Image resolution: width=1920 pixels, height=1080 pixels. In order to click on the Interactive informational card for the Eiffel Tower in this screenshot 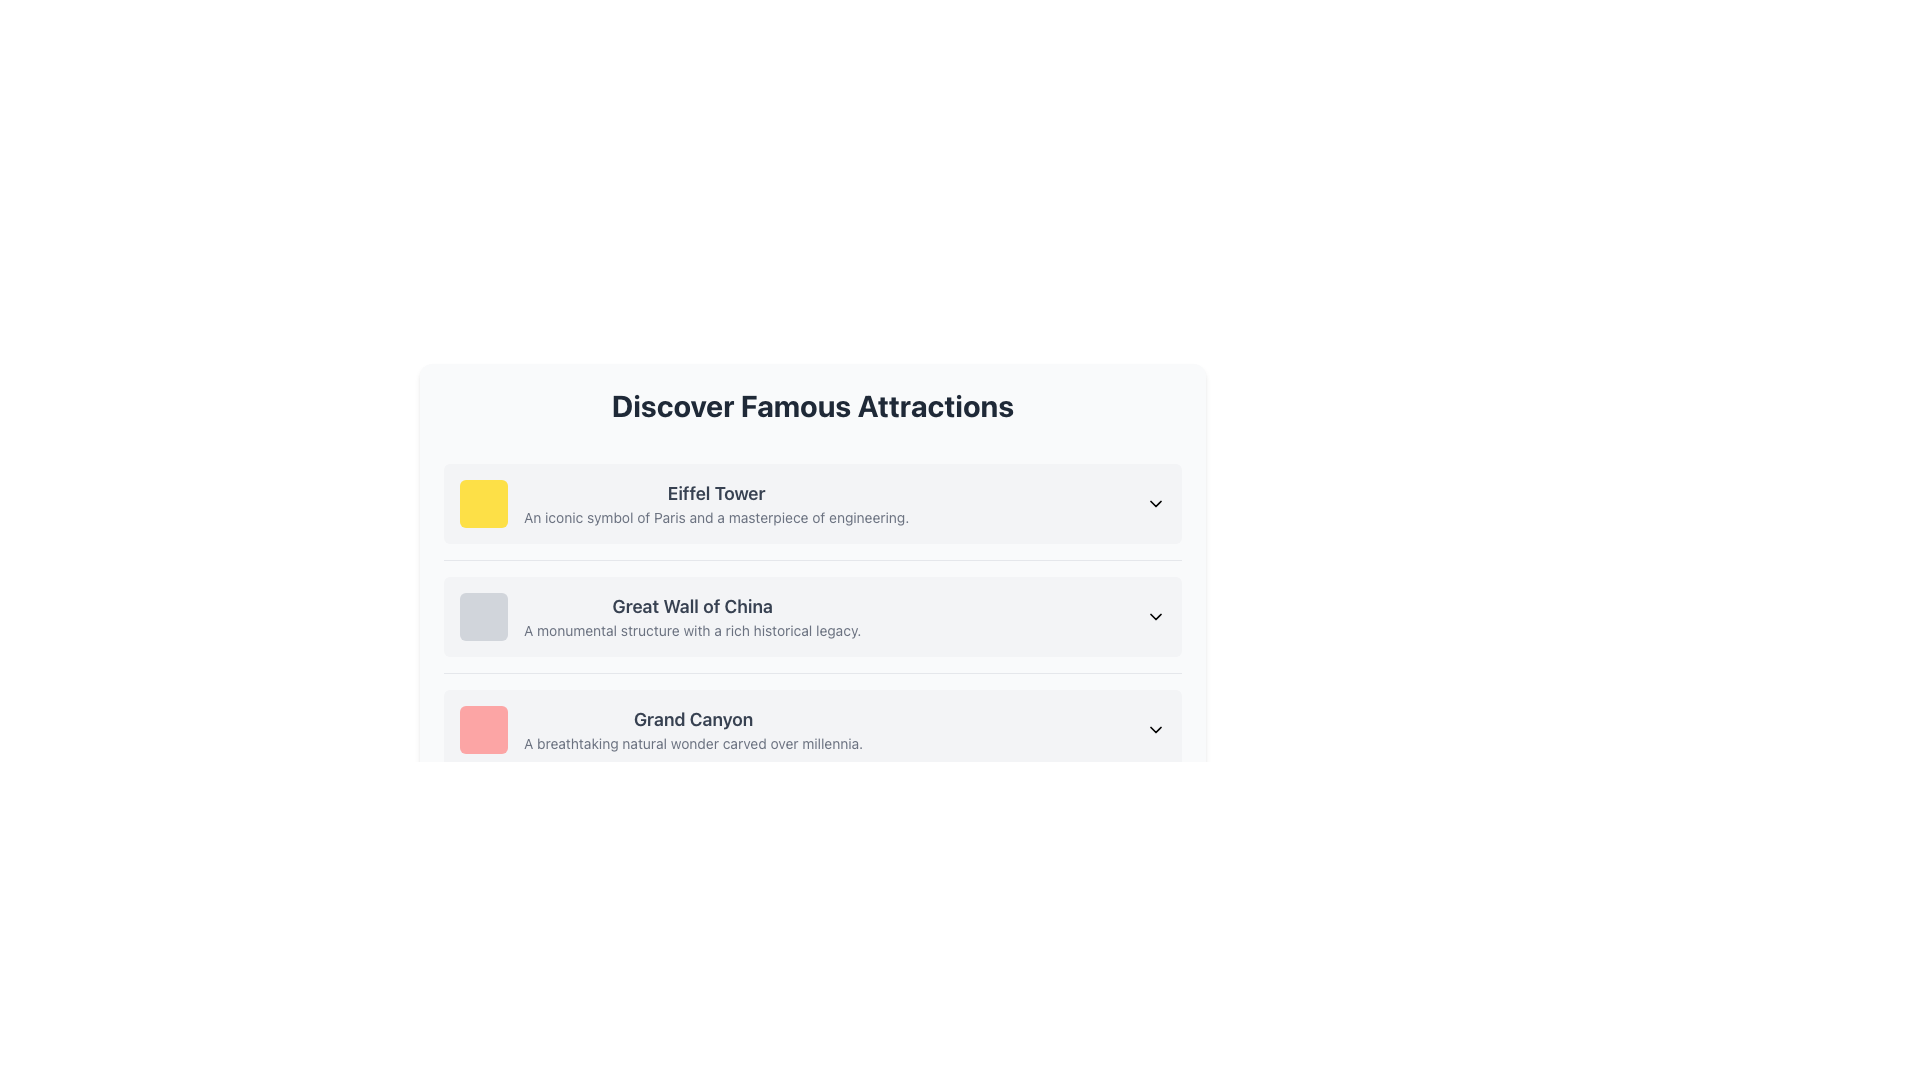, I will do `click(812, 534)`.